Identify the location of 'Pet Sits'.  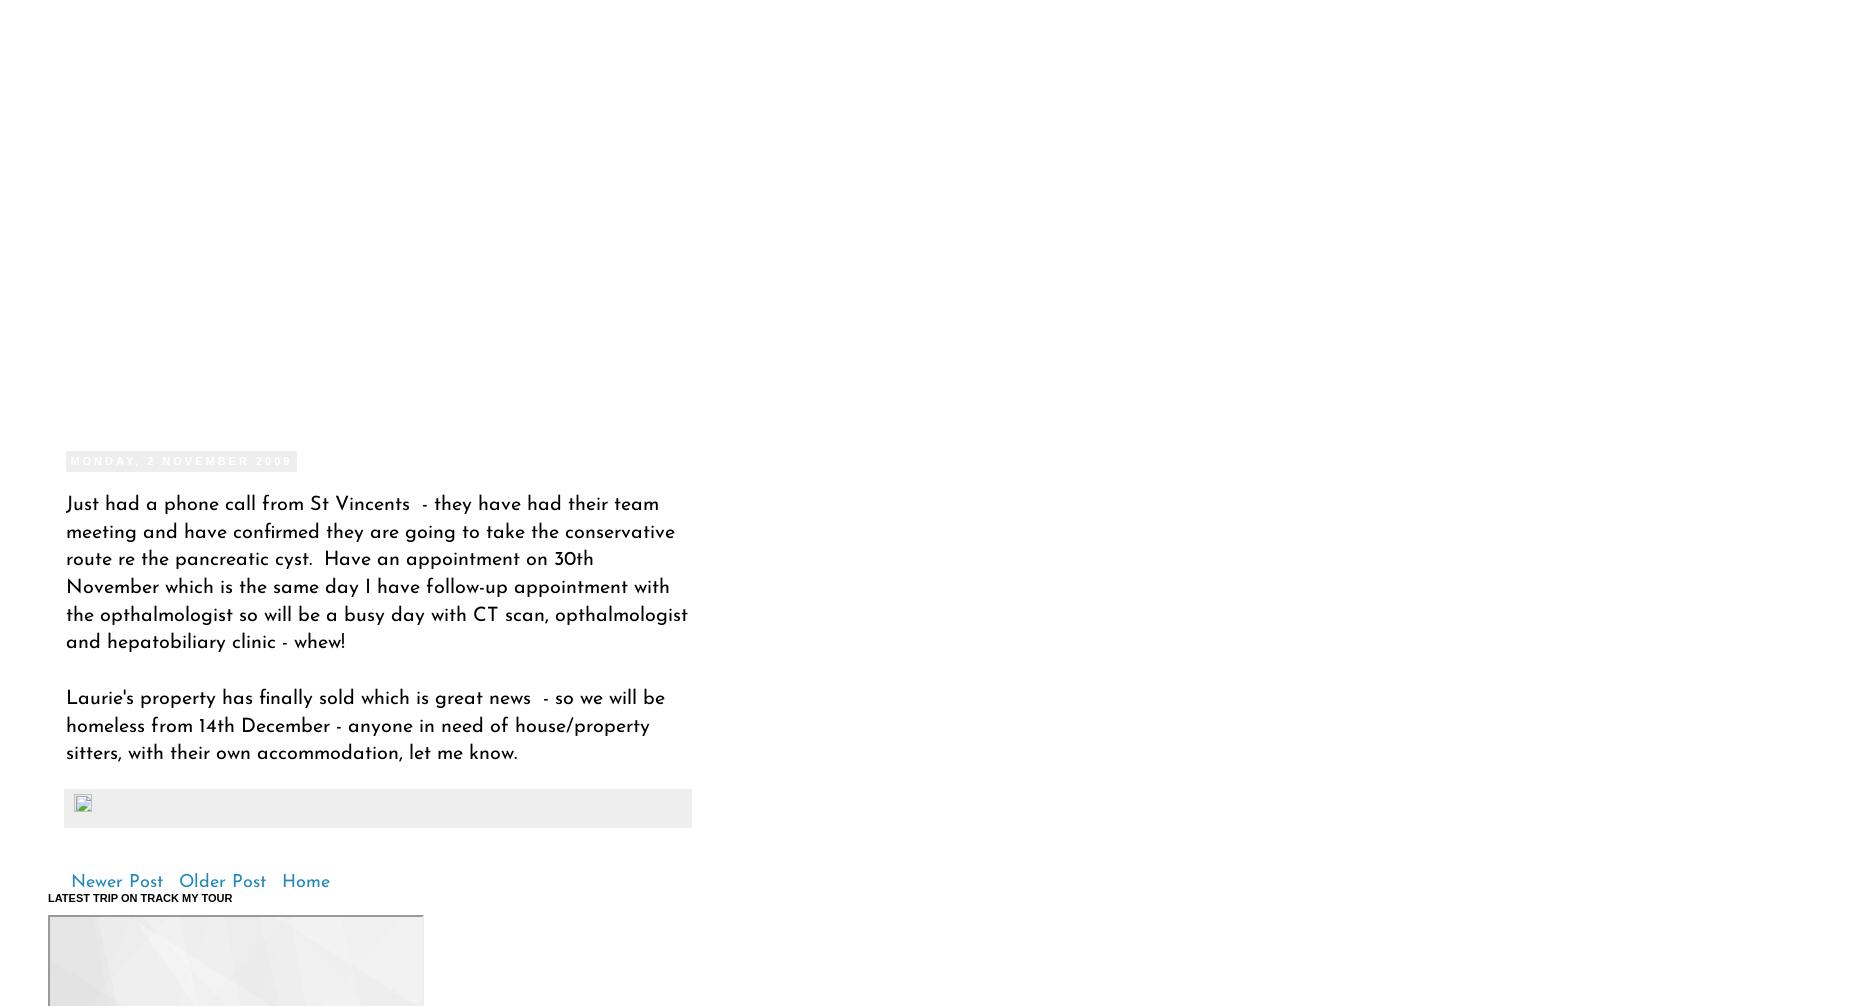
(77, 298).